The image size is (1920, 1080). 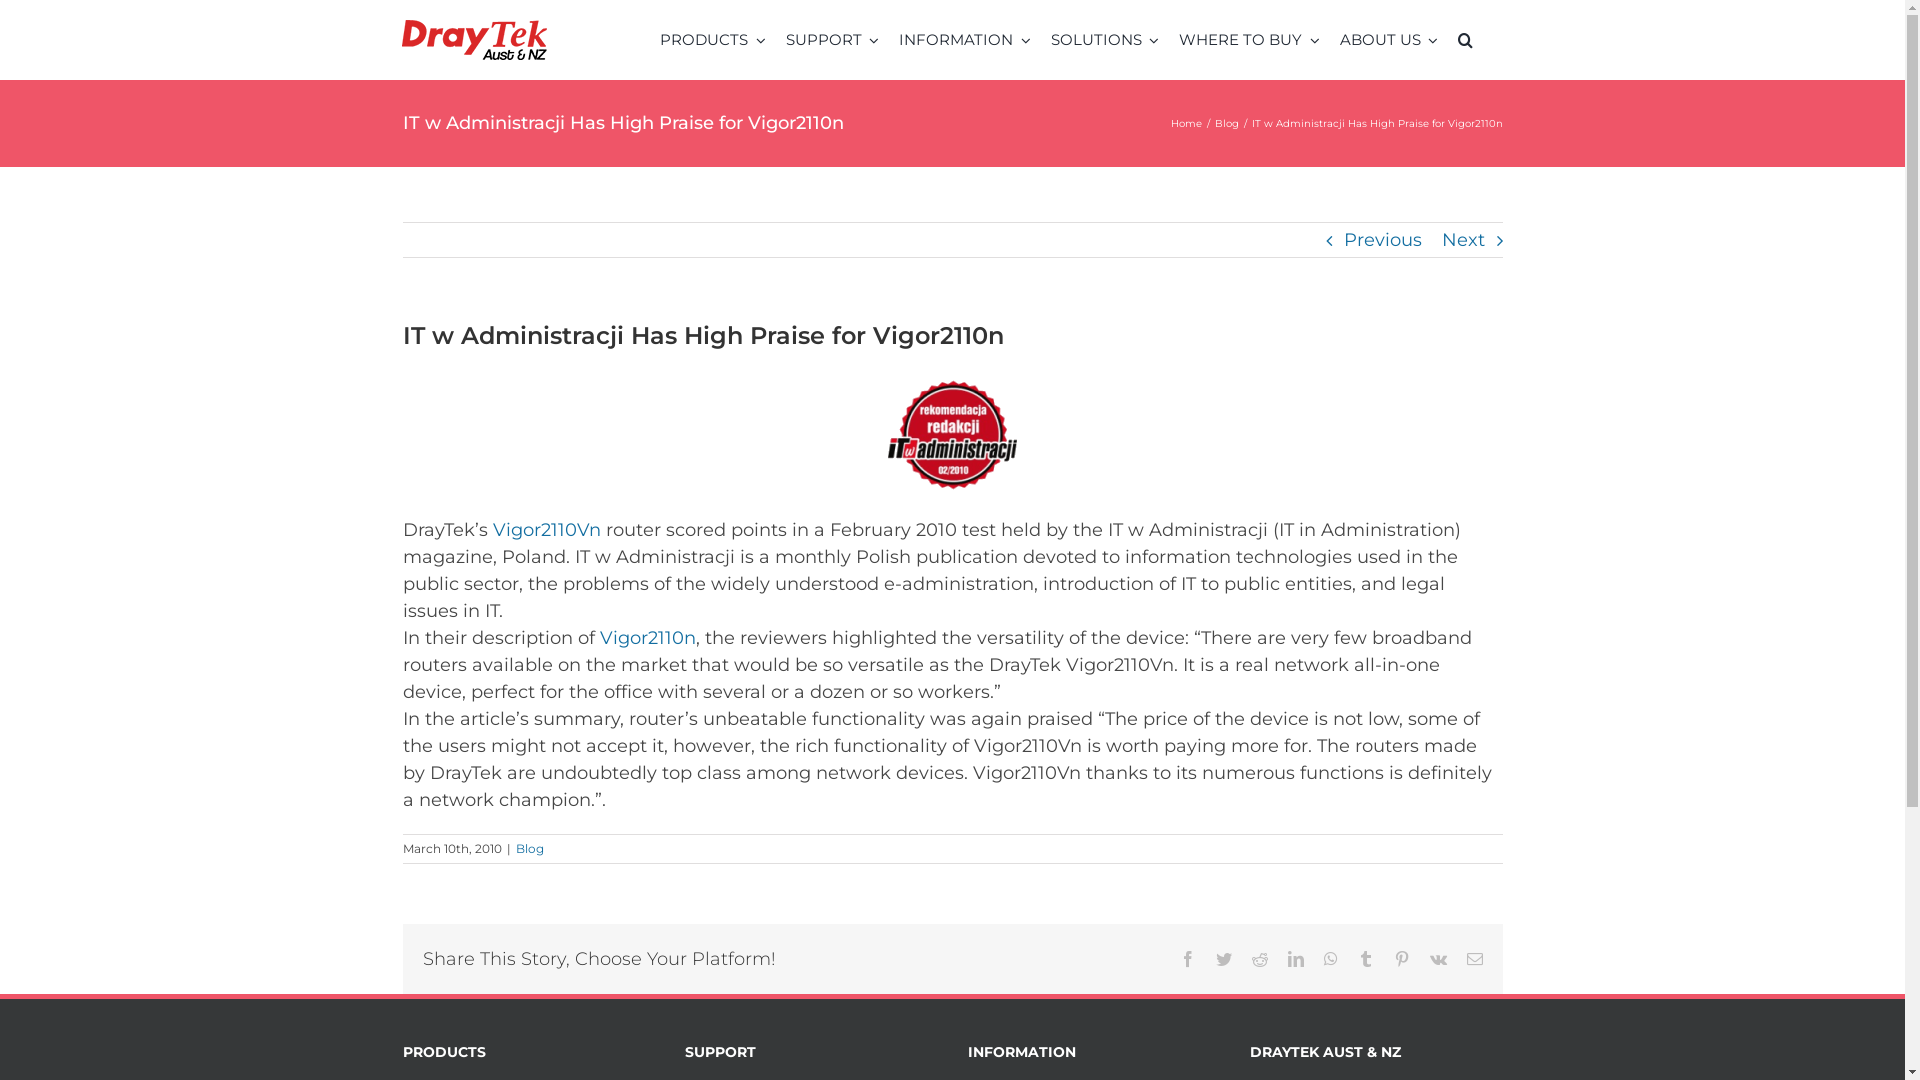 What do you see at coordinates (1296, 958) in the screenshot?
I see `'LinkedIn'` at bounding box center [1296, 958].